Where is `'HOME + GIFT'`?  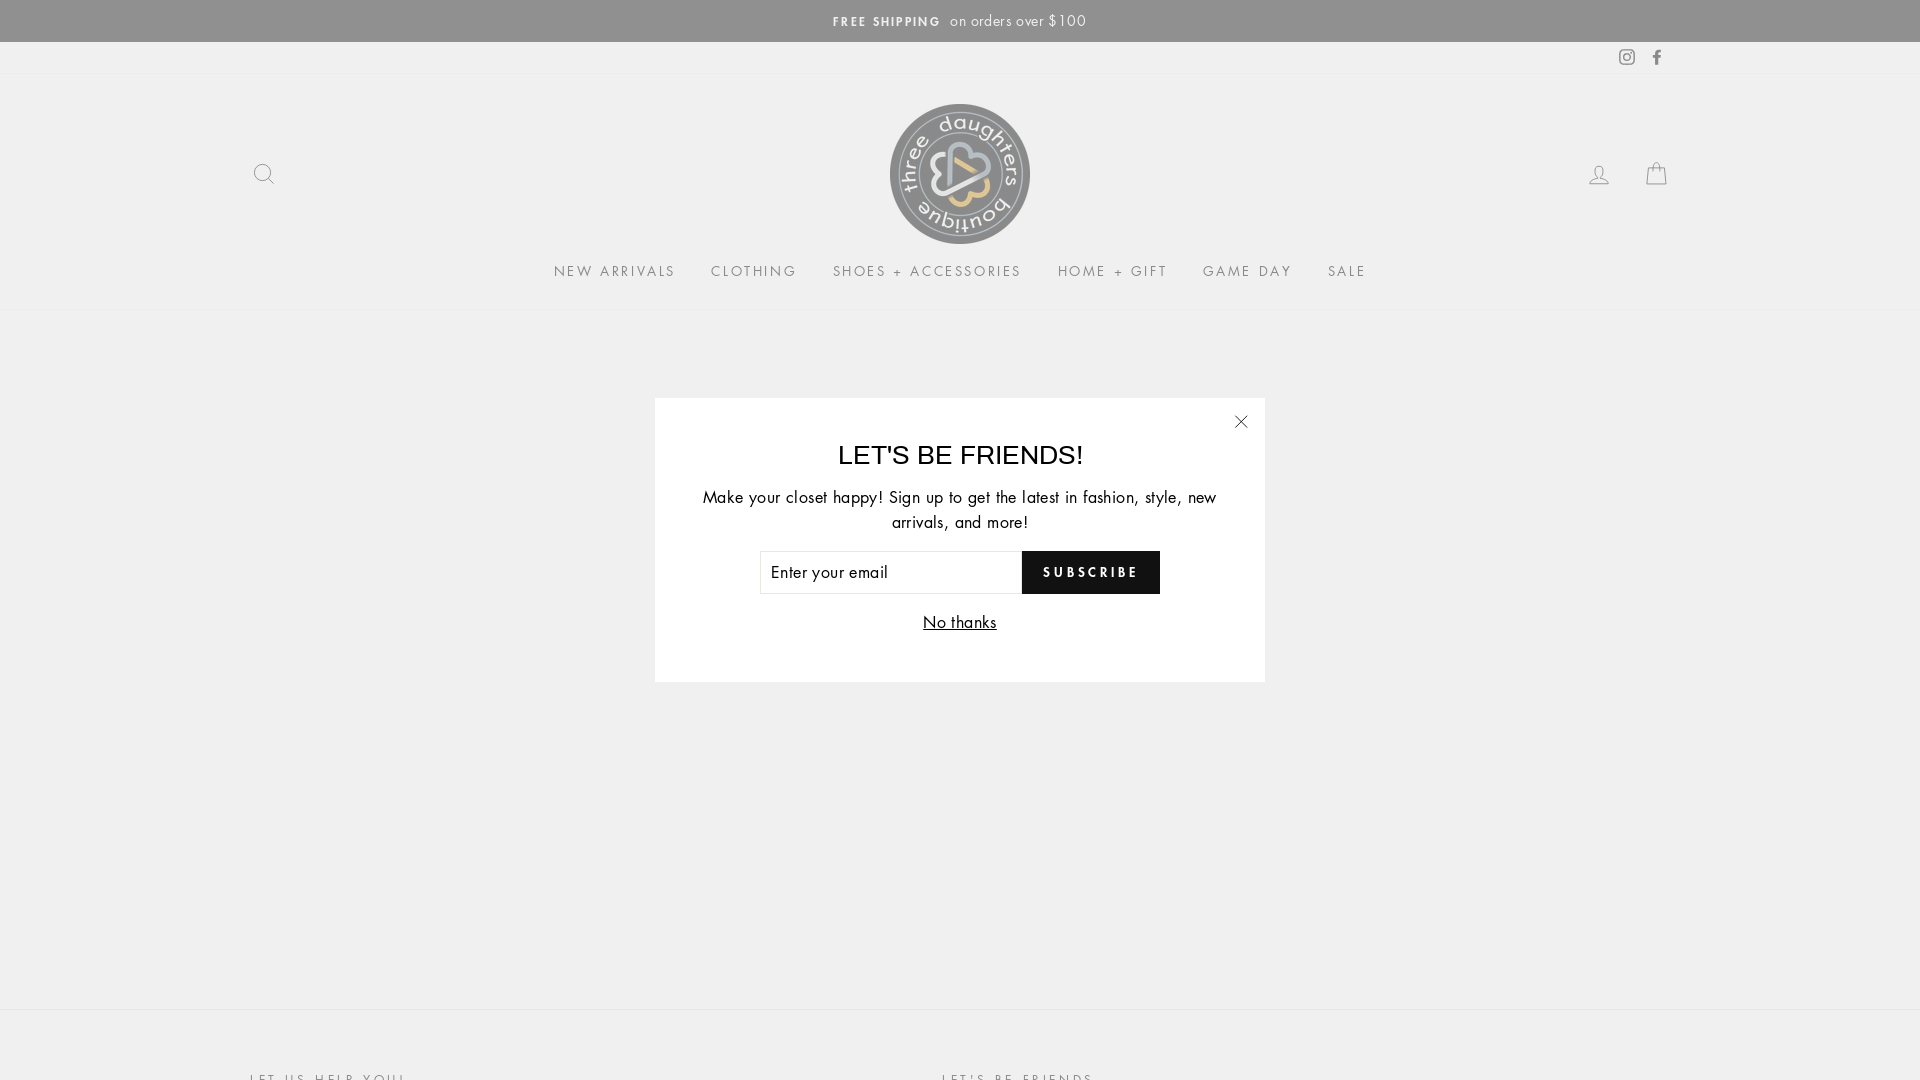 'HOME + GIFT' is located at coordinates (1040, 272).